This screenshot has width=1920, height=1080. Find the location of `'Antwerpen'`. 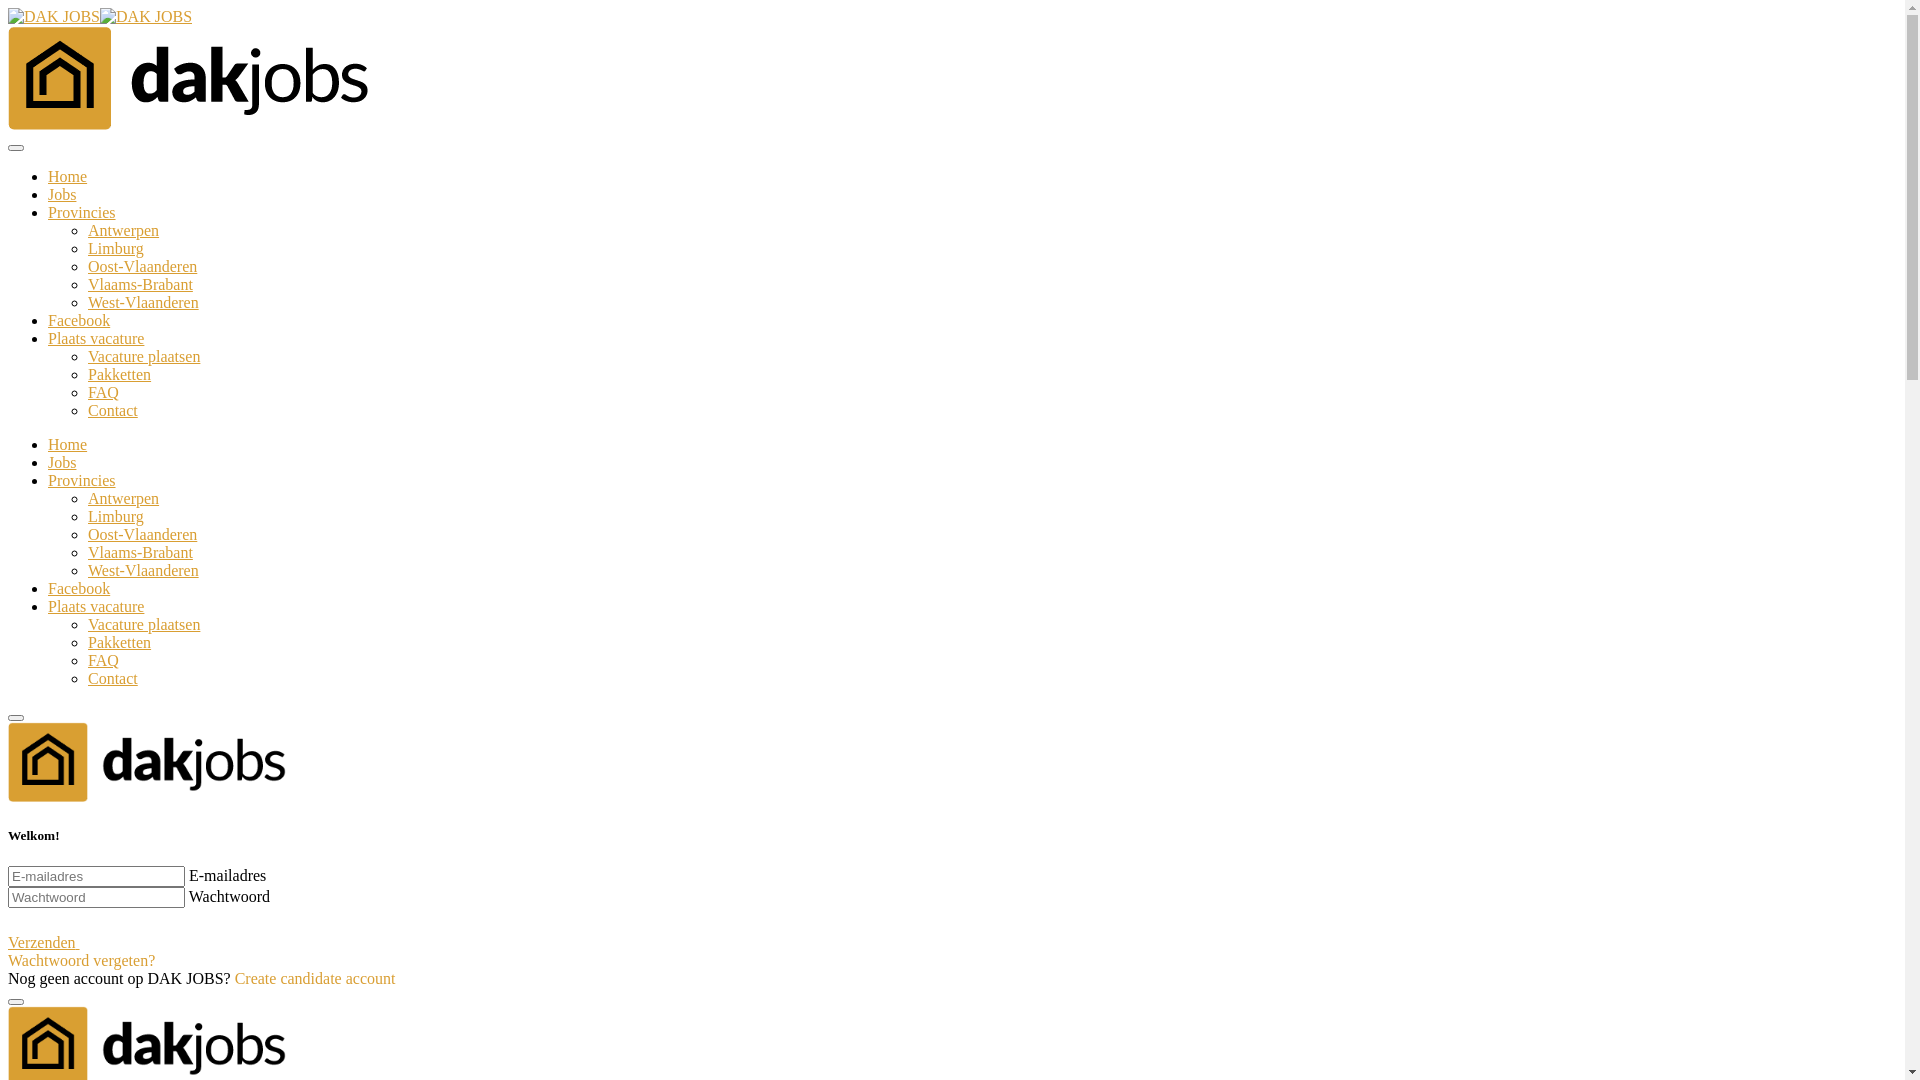

'Antwerpen' is located at coordinates (122, 229).